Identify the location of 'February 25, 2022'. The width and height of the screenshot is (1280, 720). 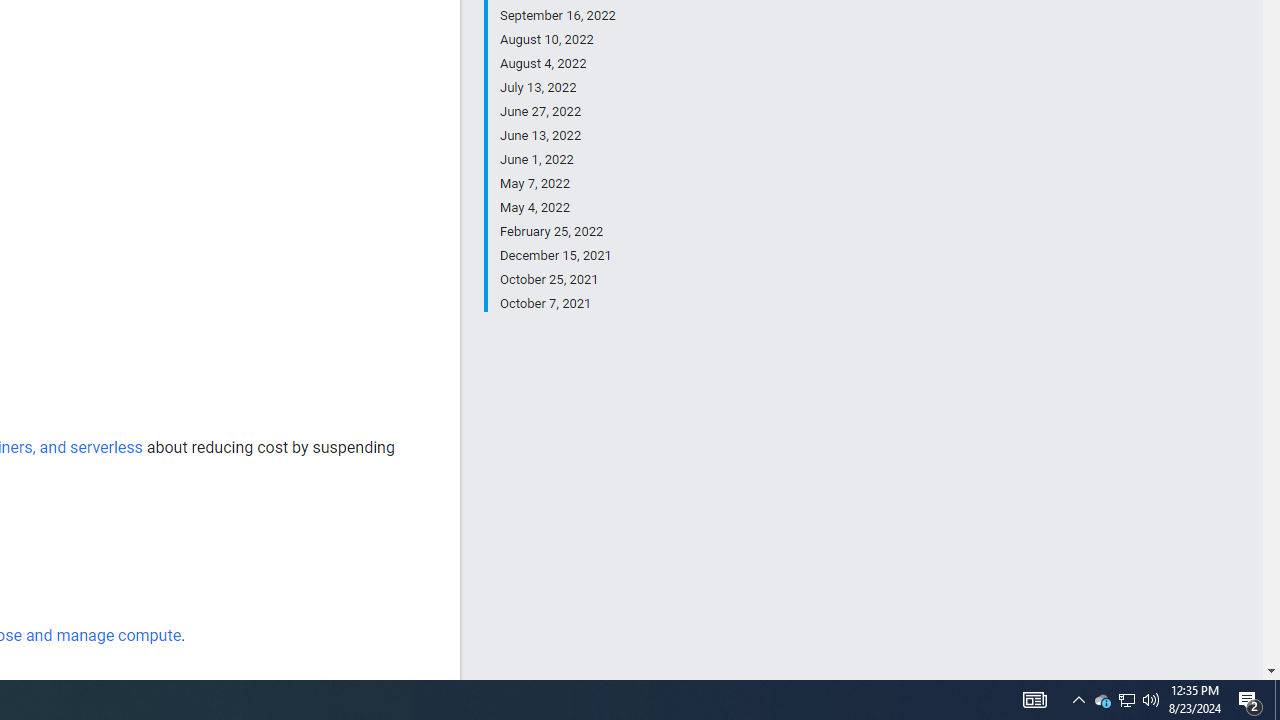
(557, 231).